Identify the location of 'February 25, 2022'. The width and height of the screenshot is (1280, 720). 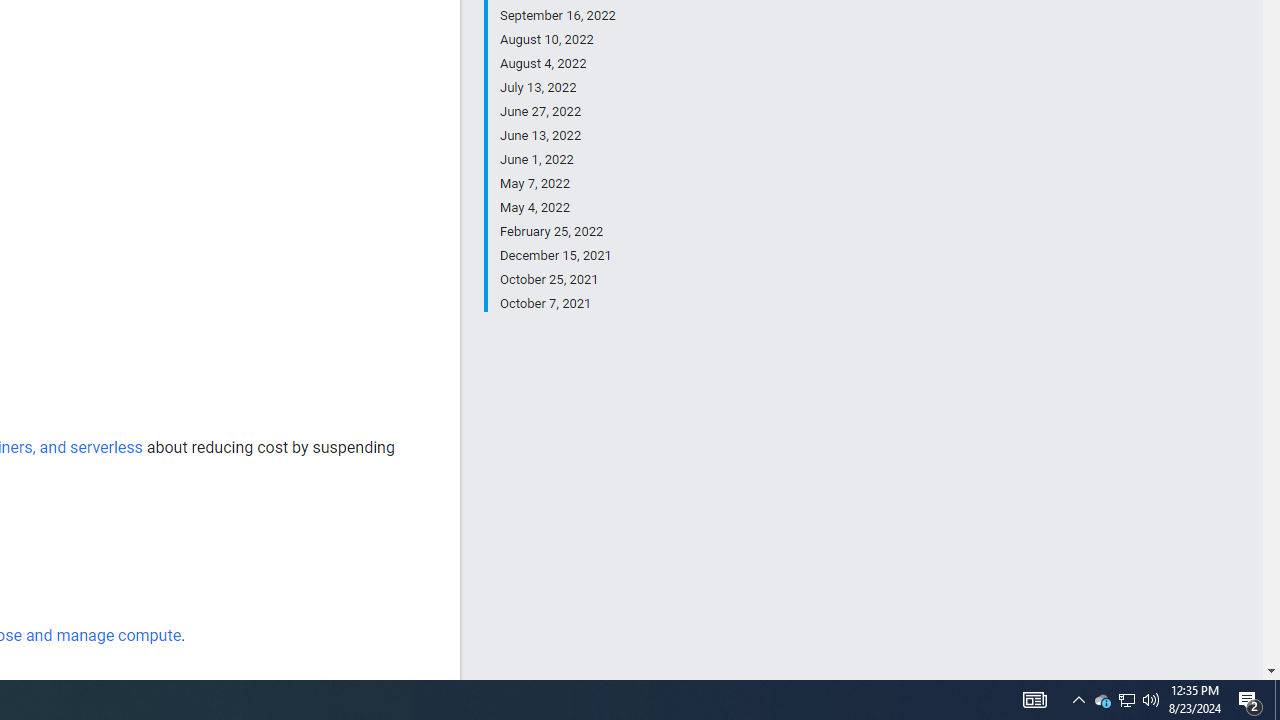
(557, 231).